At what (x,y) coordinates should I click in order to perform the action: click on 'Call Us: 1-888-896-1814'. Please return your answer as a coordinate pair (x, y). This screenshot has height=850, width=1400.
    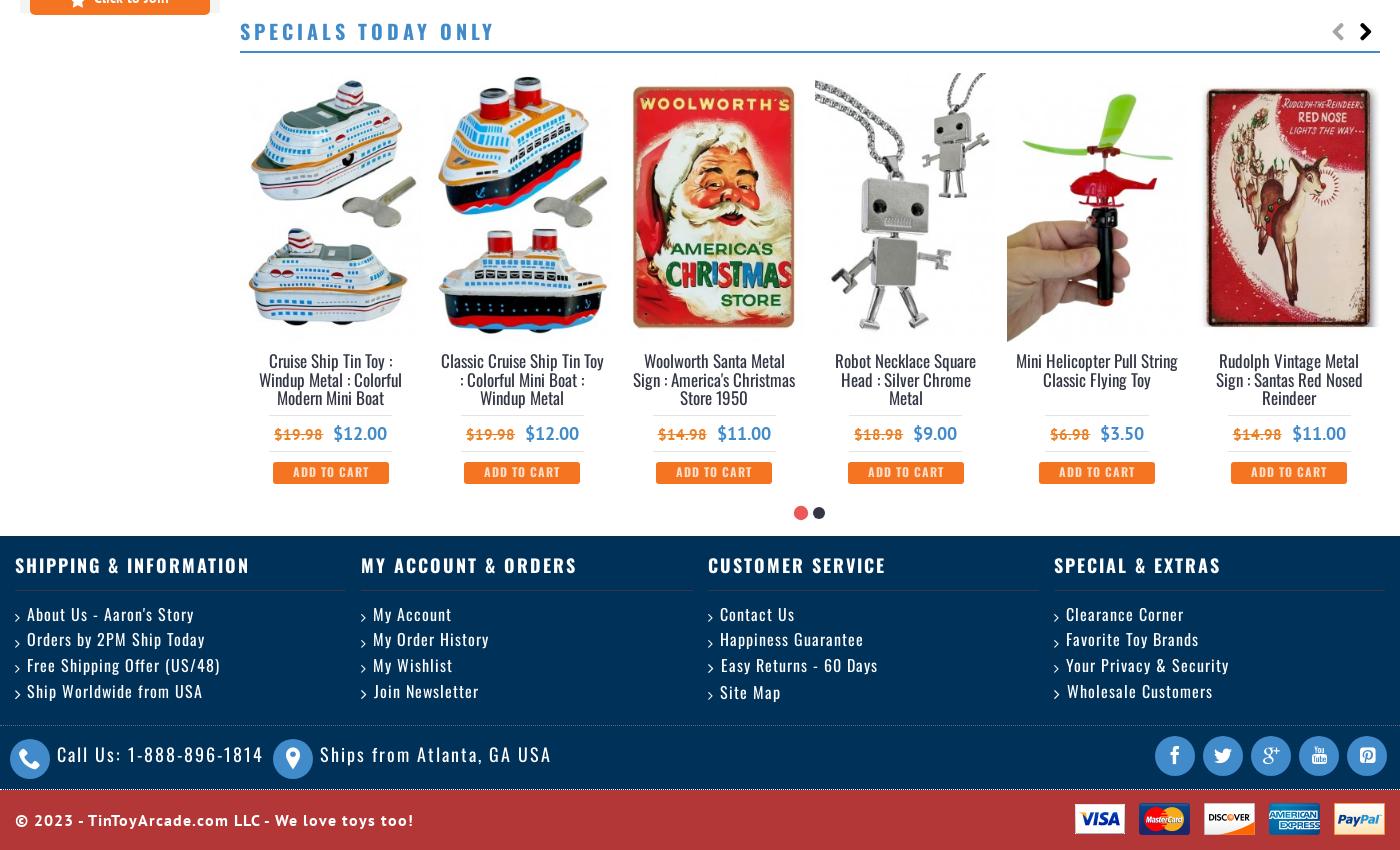
    Looking at the image, I should click on (56, 754).